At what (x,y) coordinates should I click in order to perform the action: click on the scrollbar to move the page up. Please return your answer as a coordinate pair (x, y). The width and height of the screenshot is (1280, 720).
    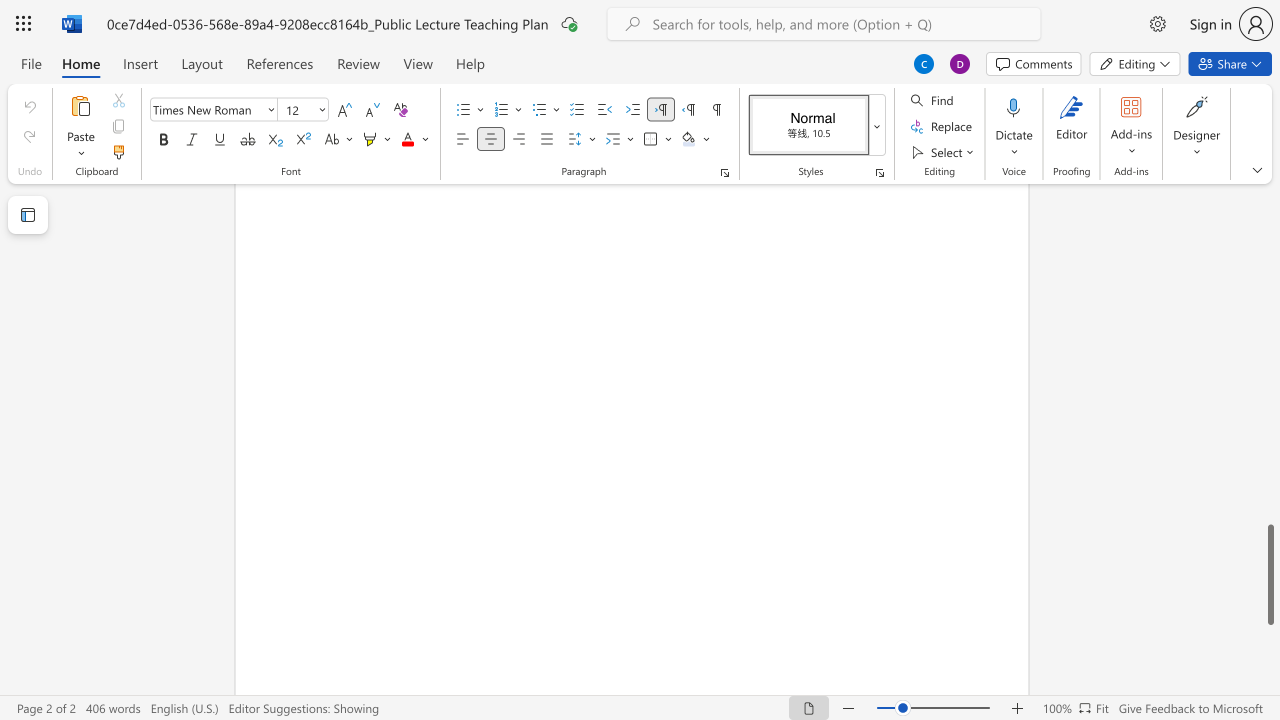
    Looking at the image, I should click on (1269, 290).